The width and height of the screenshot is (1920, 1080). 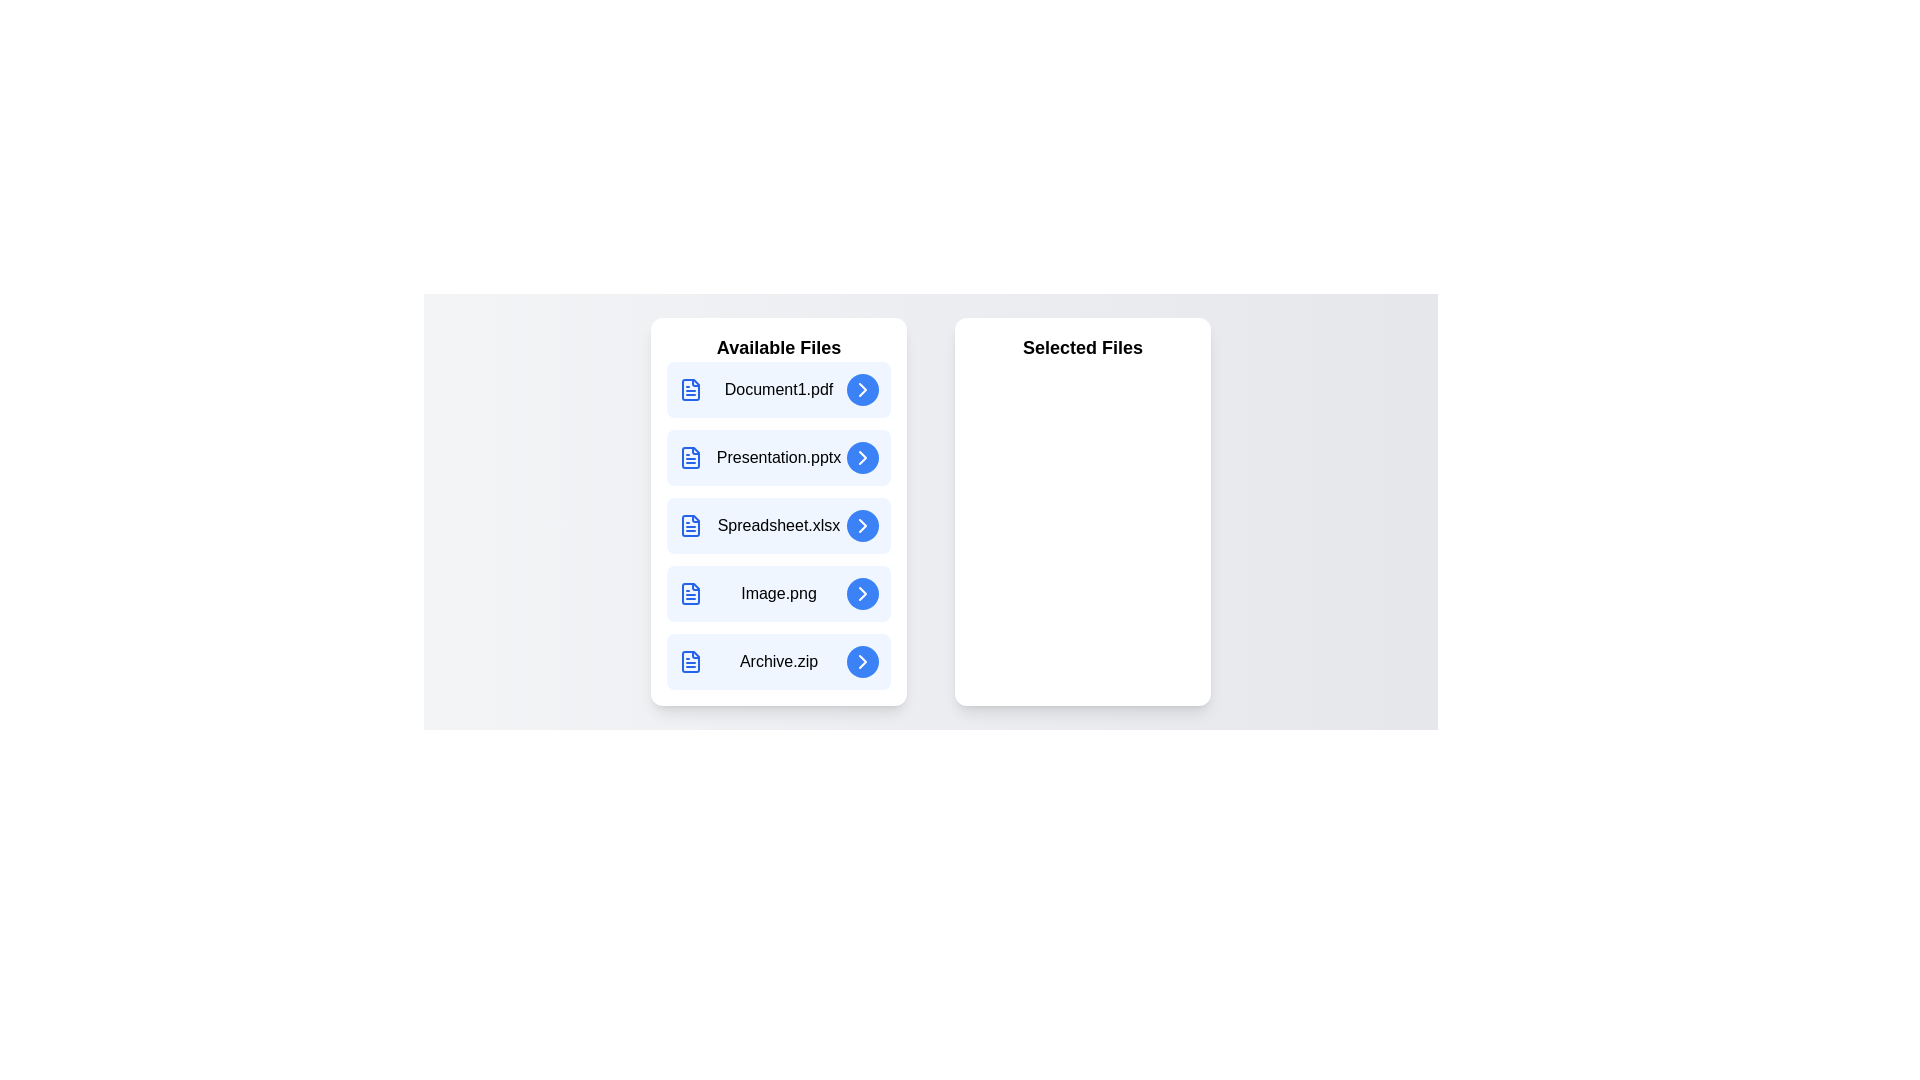 What do you see at coordinates (863, 389) in the screenshot?
I see `right arrow button next to the file Document1.pdf in the 'Available Files' list to assign it to the 'Selected Files' list` at bounding box center [863, 389].